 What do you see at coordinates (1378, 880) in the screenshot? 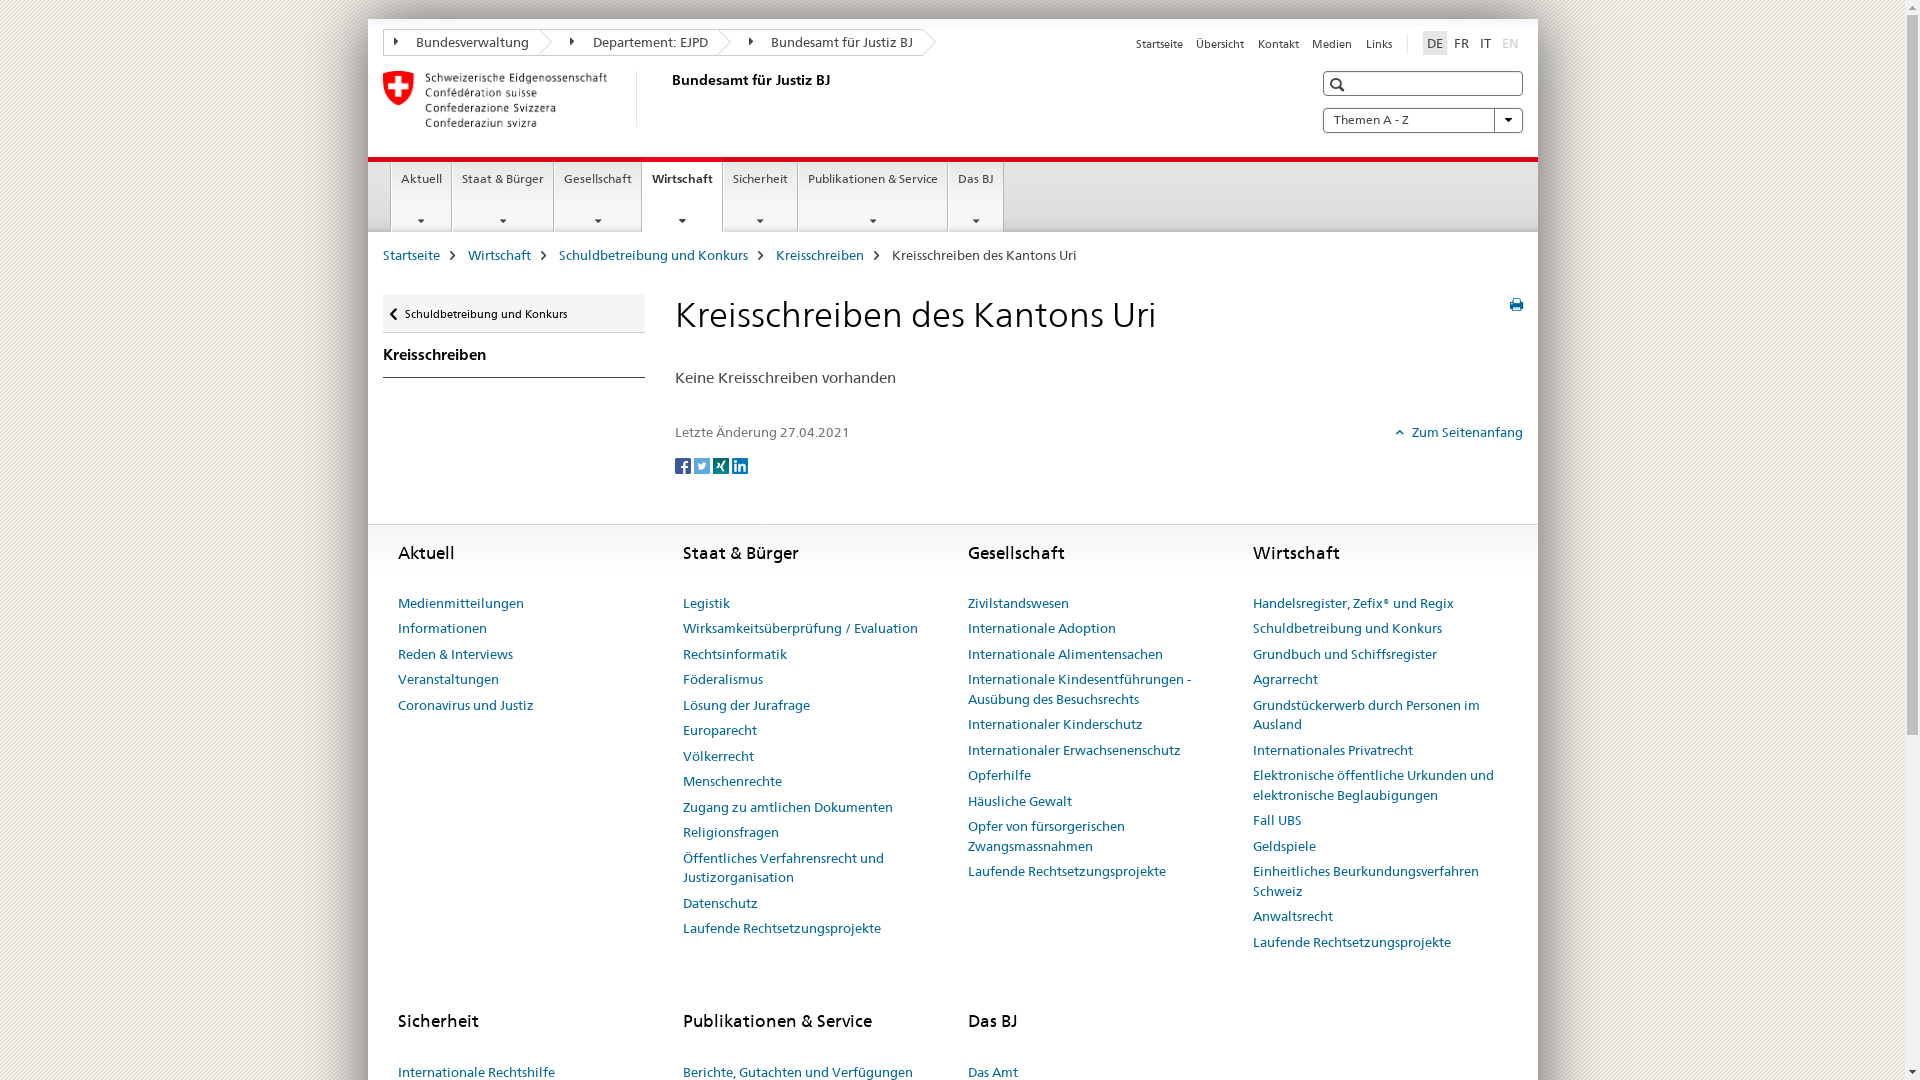
I see `'Einheitliches Beurkundungsverfahren Schweiz'` at bounding box center [1378, 880].